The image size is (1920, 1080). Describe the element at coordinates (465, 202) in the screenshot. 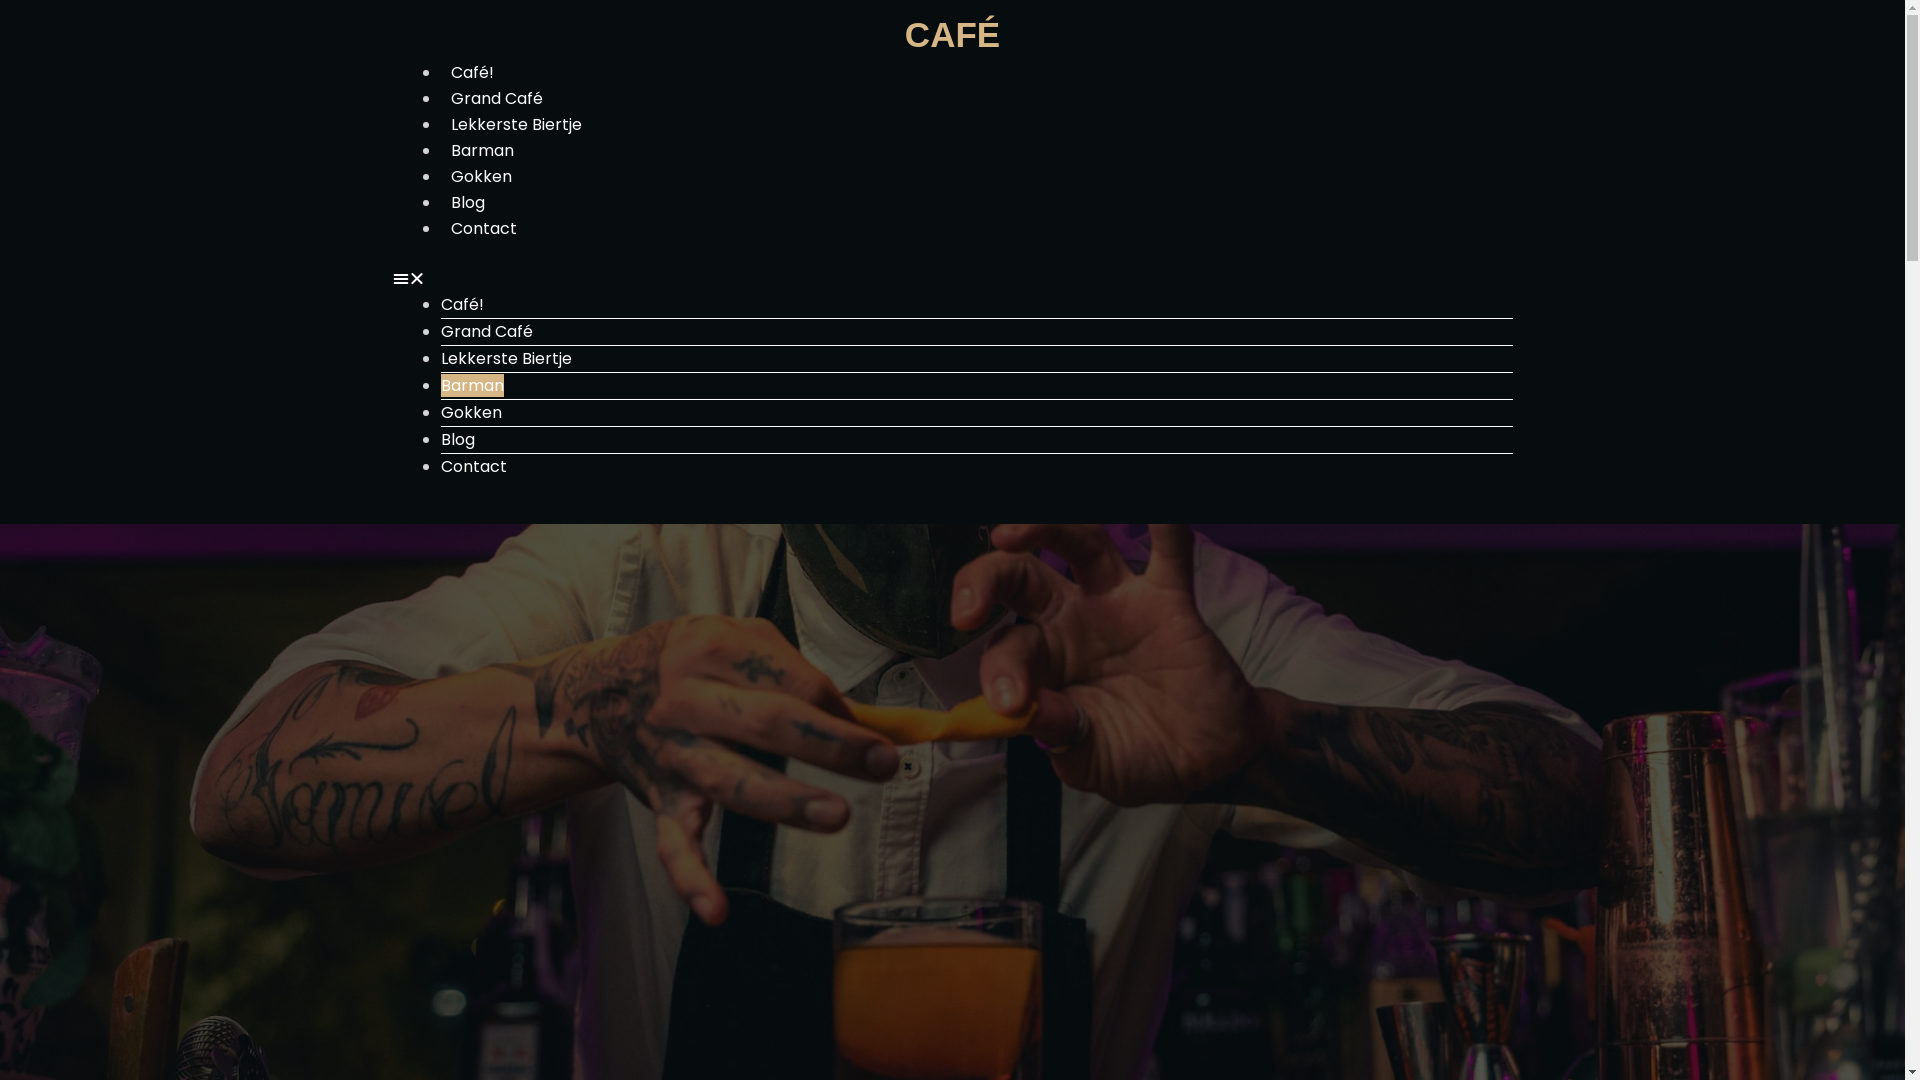

I see `'Blog'` at that location.